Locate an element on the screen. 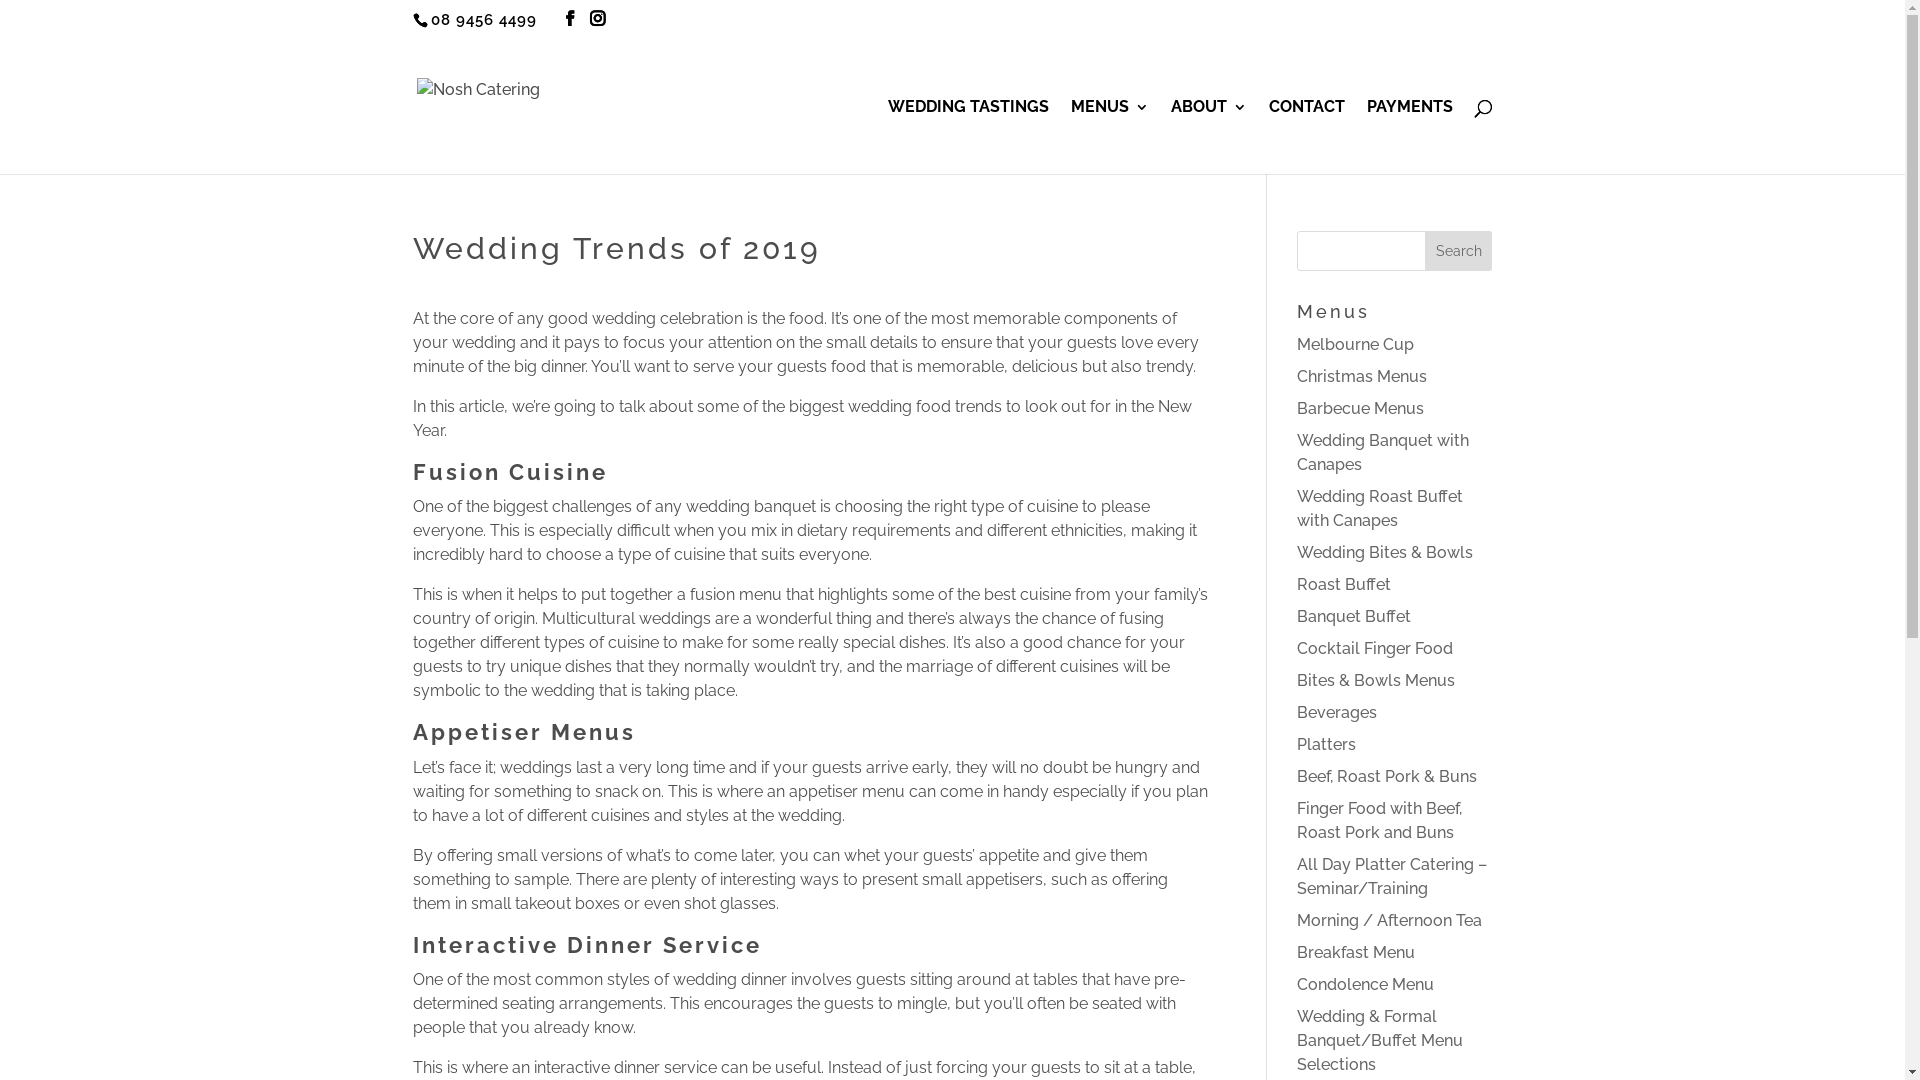 The image size is (1920, 1080). 'WEDDING TASTINGS' is located at coordinates (968, 136).